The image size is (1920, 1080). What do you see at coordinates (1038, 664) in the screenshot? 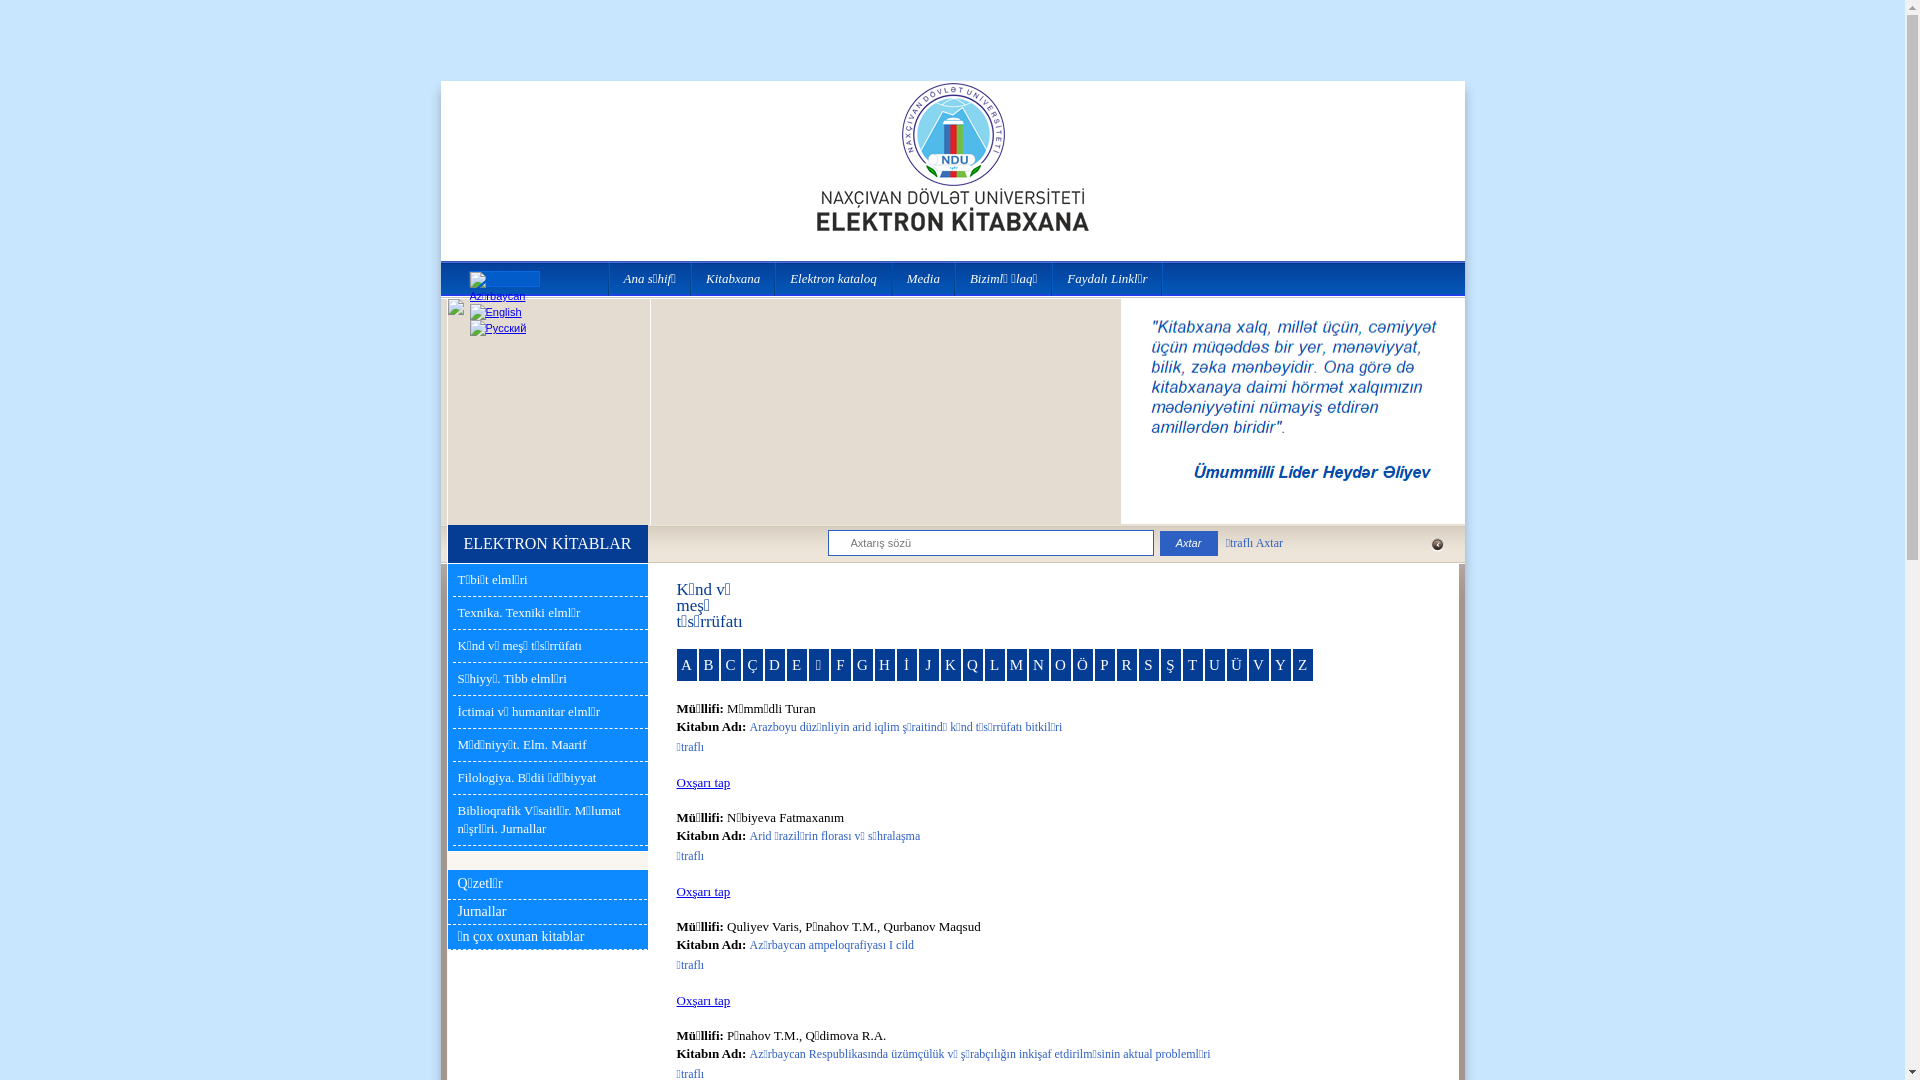
I see `'N'` at bounding box center [1038, 664].